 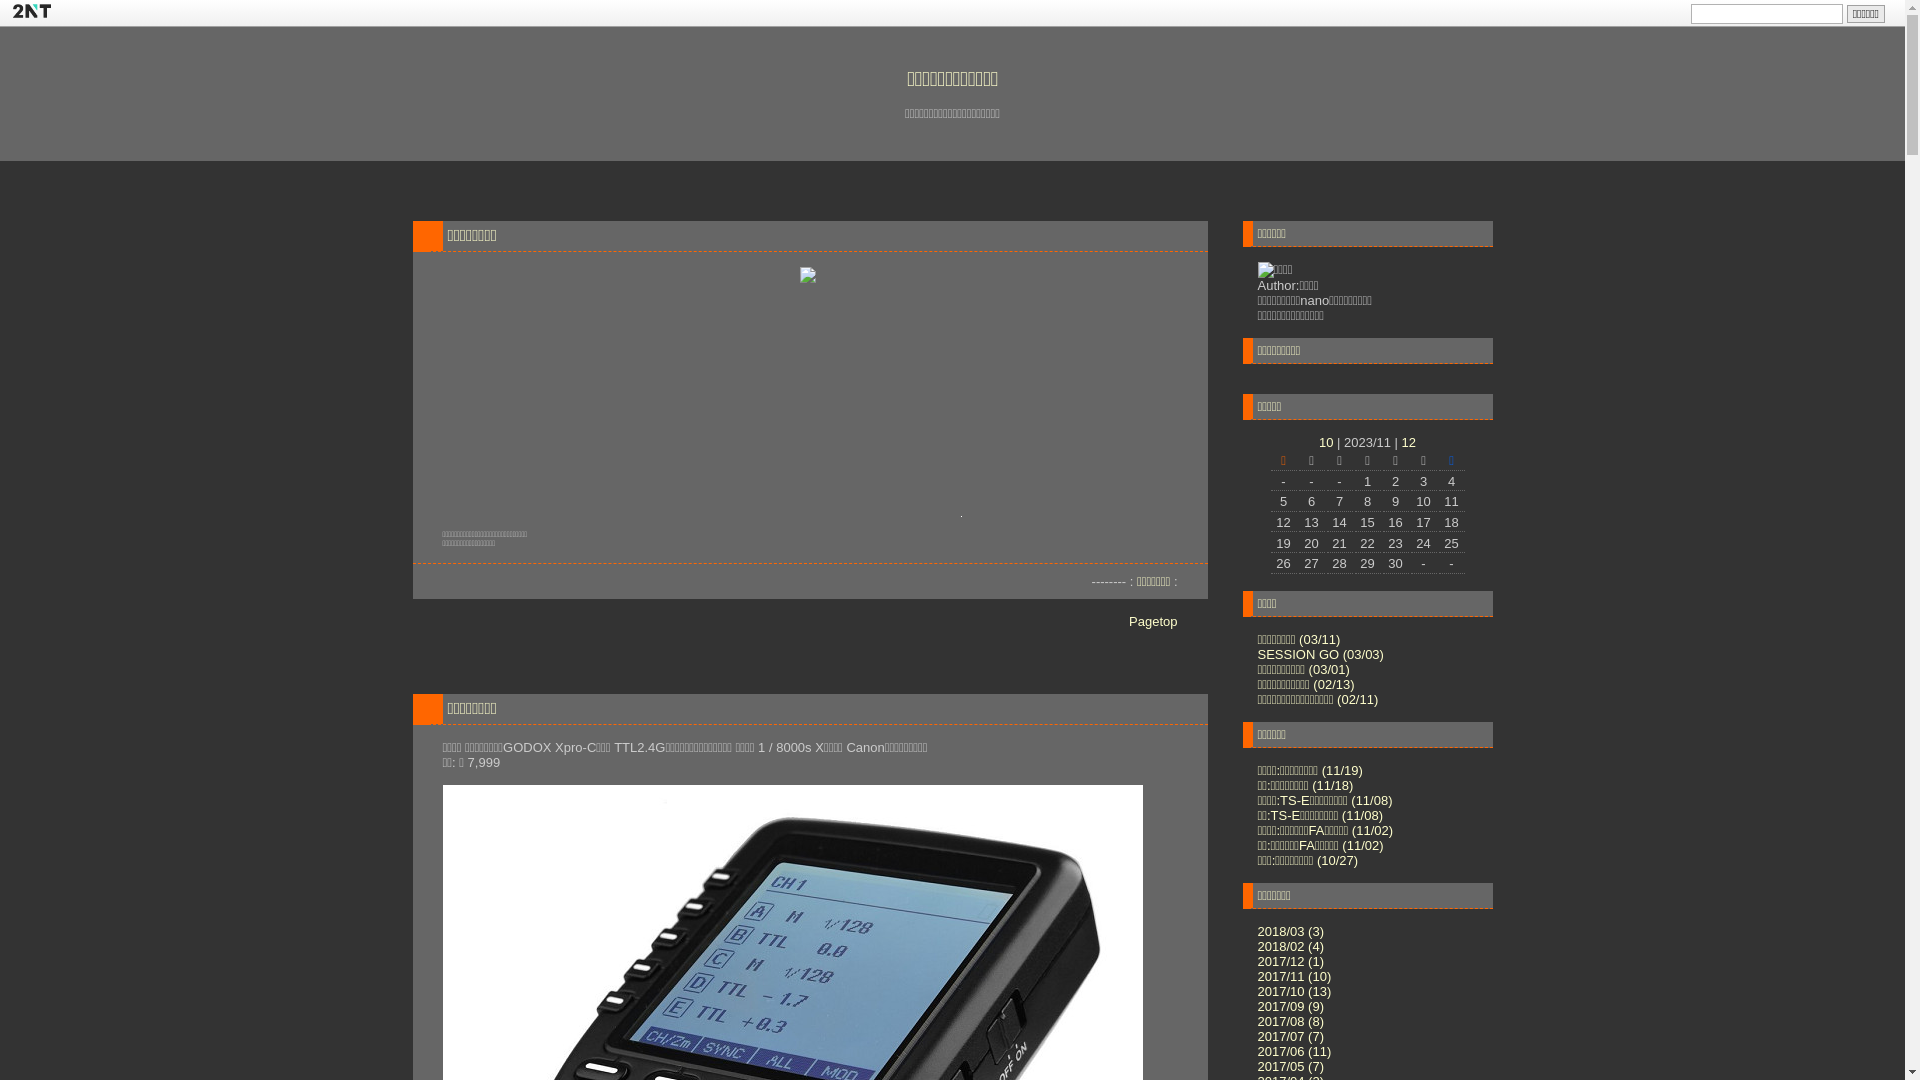 I want to click on '2017/07 (7)', so click(x=1256, y=1035).